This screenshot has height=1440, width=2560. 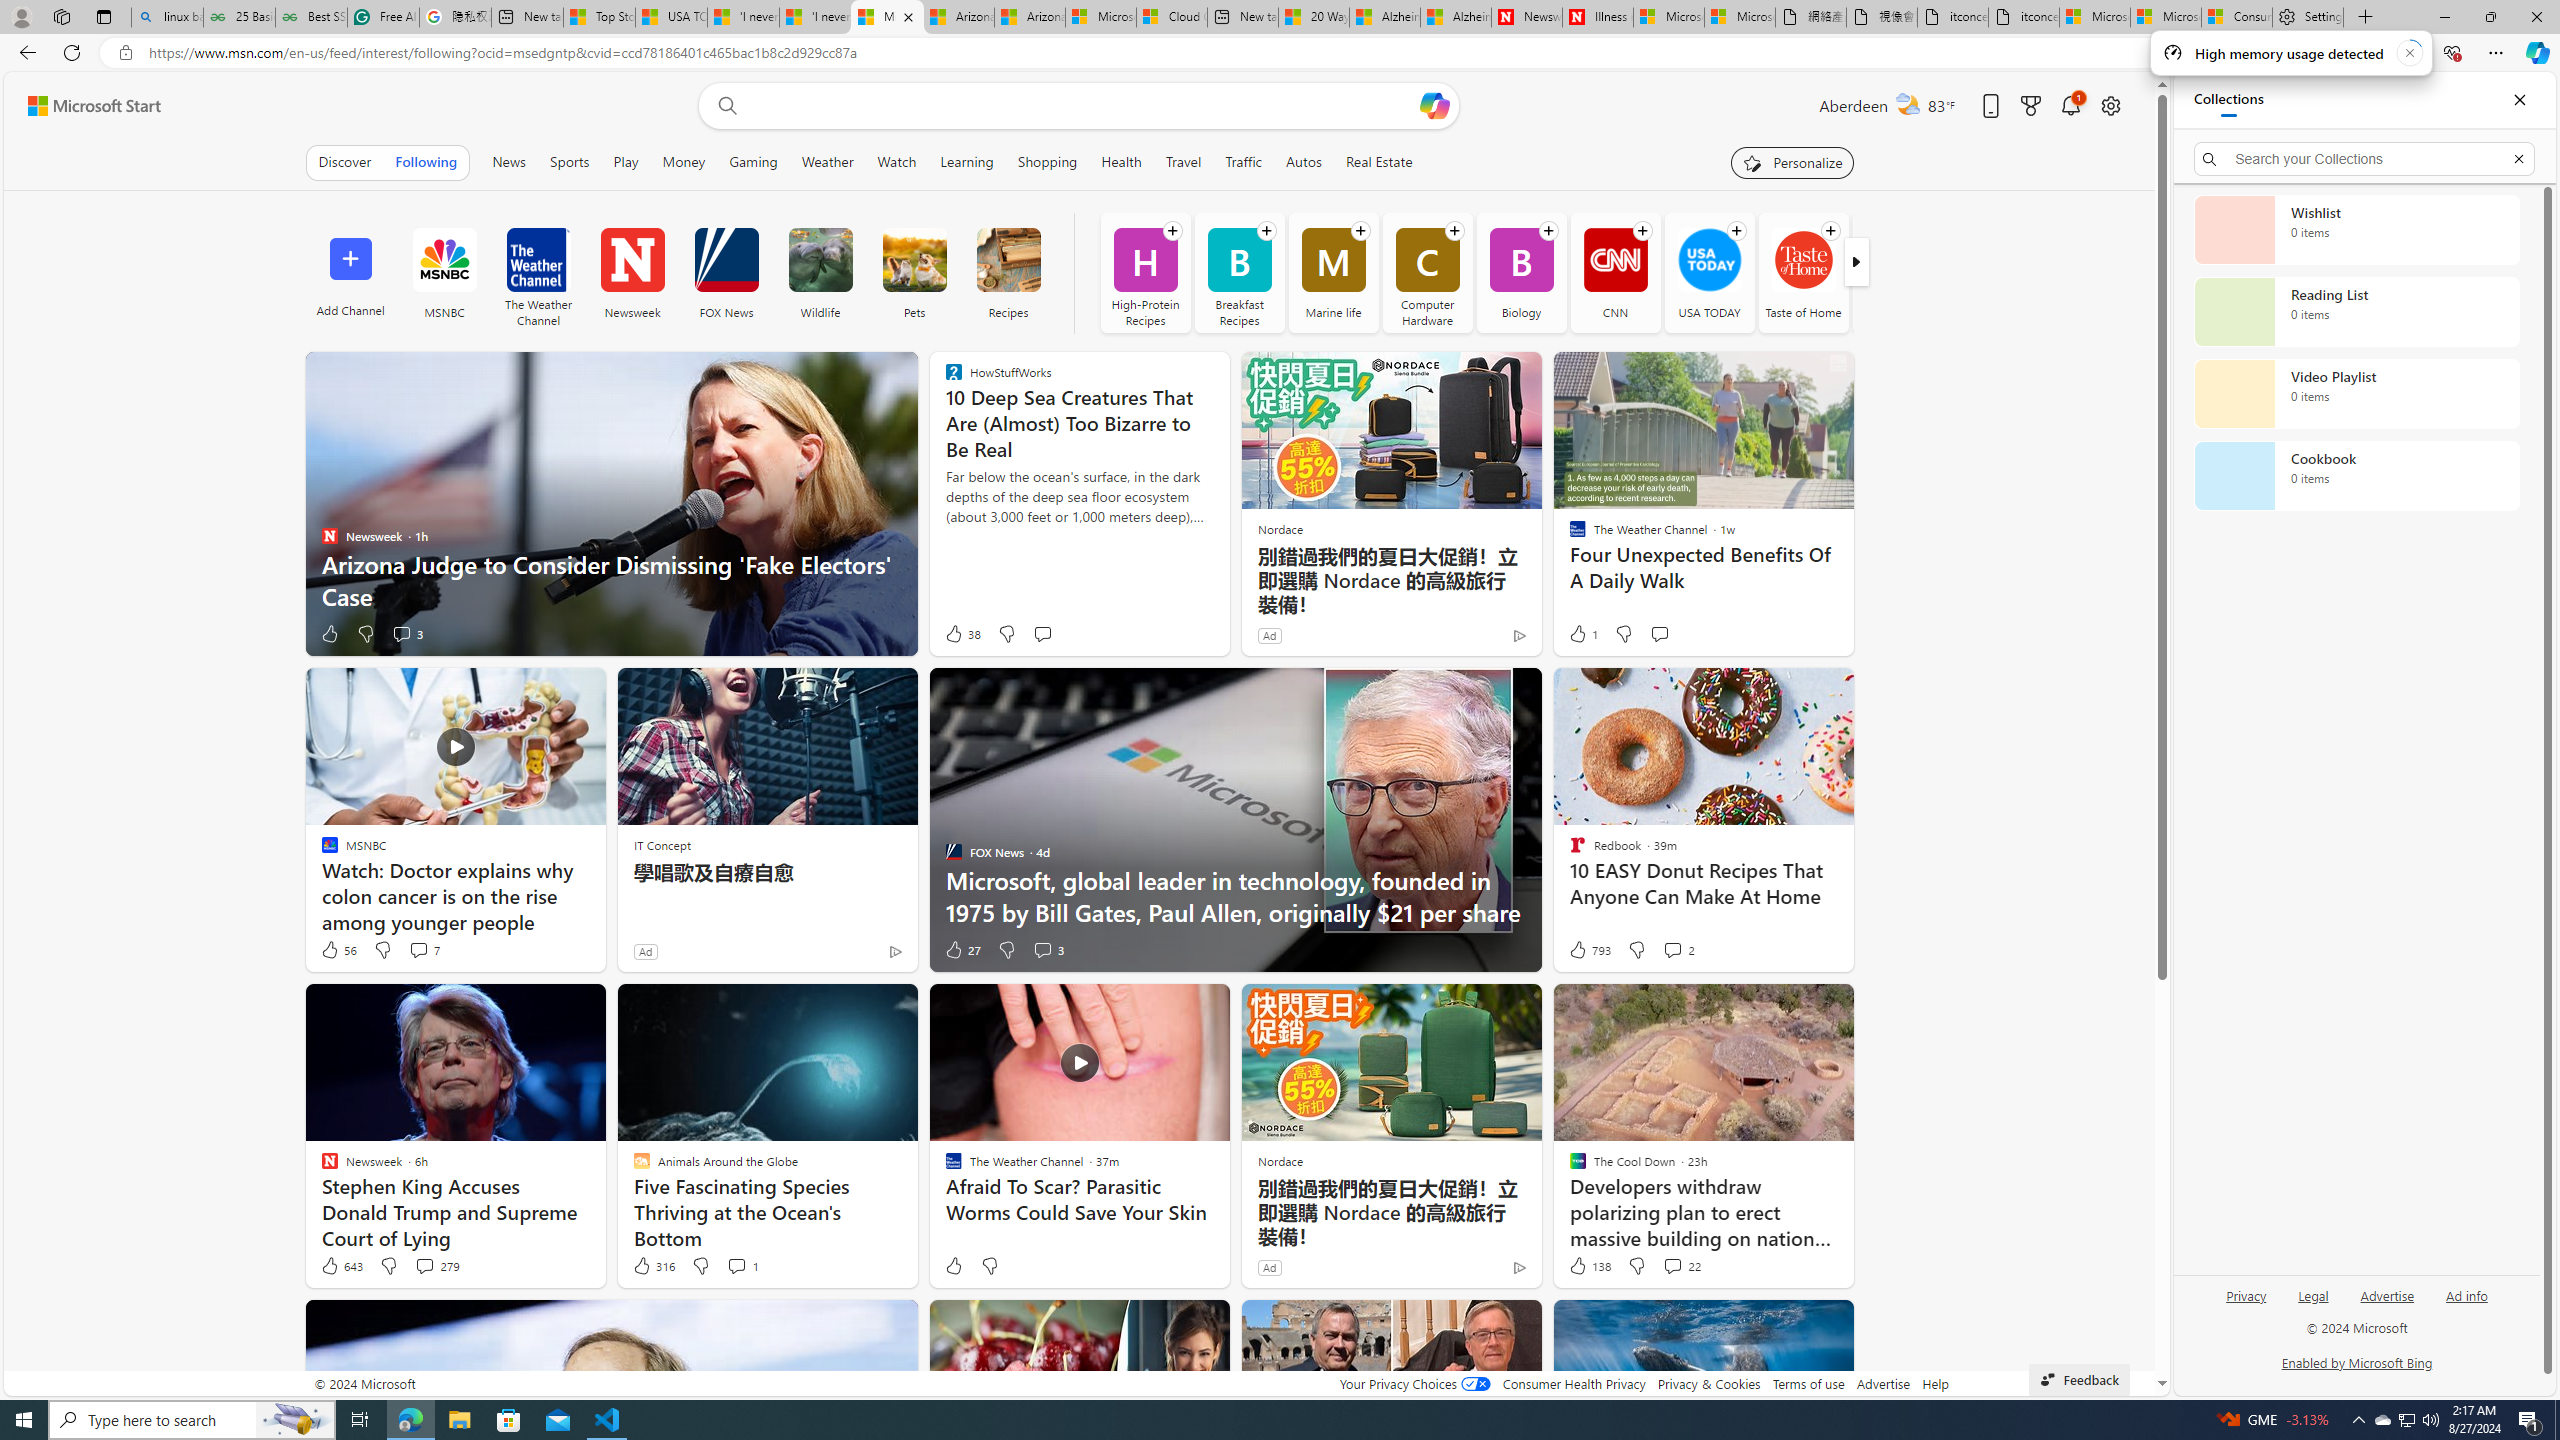 I want to click on 'itconcepthk.com/projector_solutions.mp4', so click(x=2022, y=16).